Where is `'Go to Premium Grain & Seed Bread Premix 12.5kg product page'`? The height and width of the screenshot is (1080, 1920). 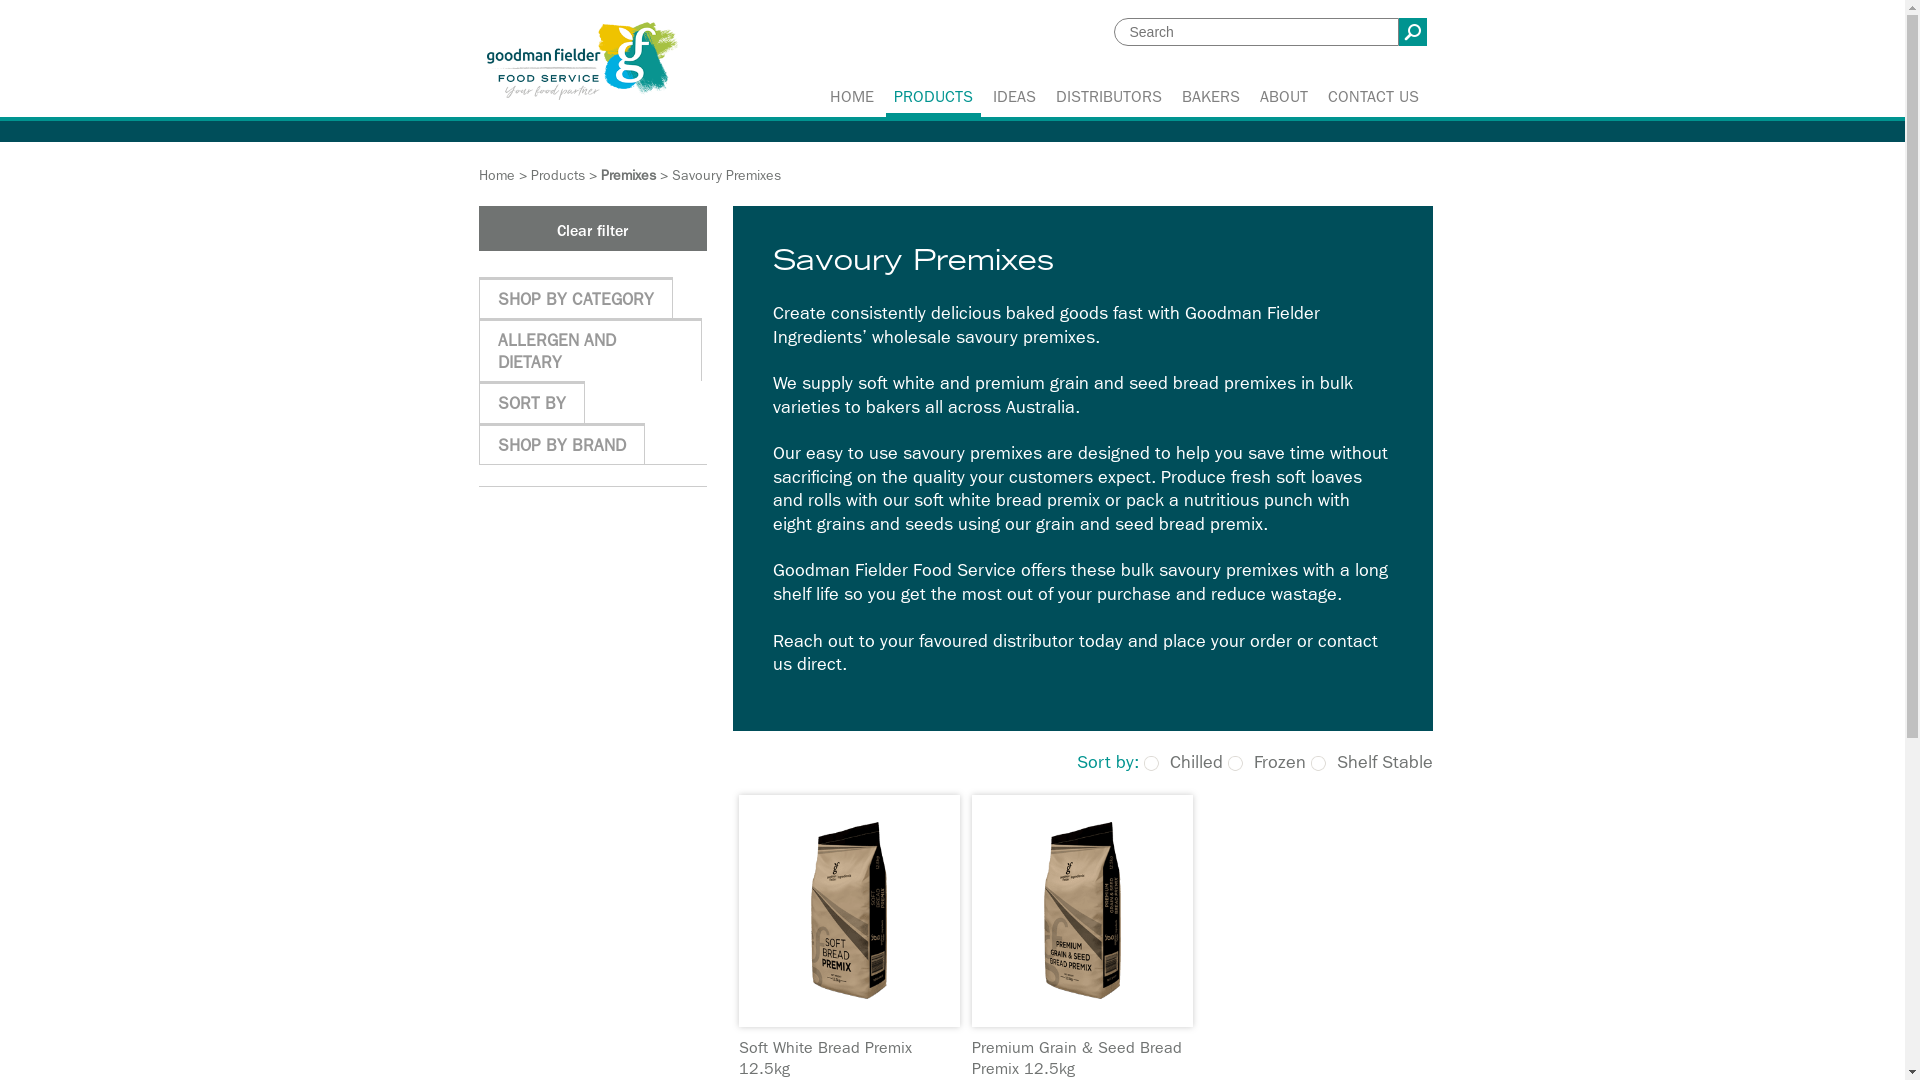
'Go to Premium Grain & Seed Bread Premix 12.5kg product page' is located at coordinates (1081, 910).